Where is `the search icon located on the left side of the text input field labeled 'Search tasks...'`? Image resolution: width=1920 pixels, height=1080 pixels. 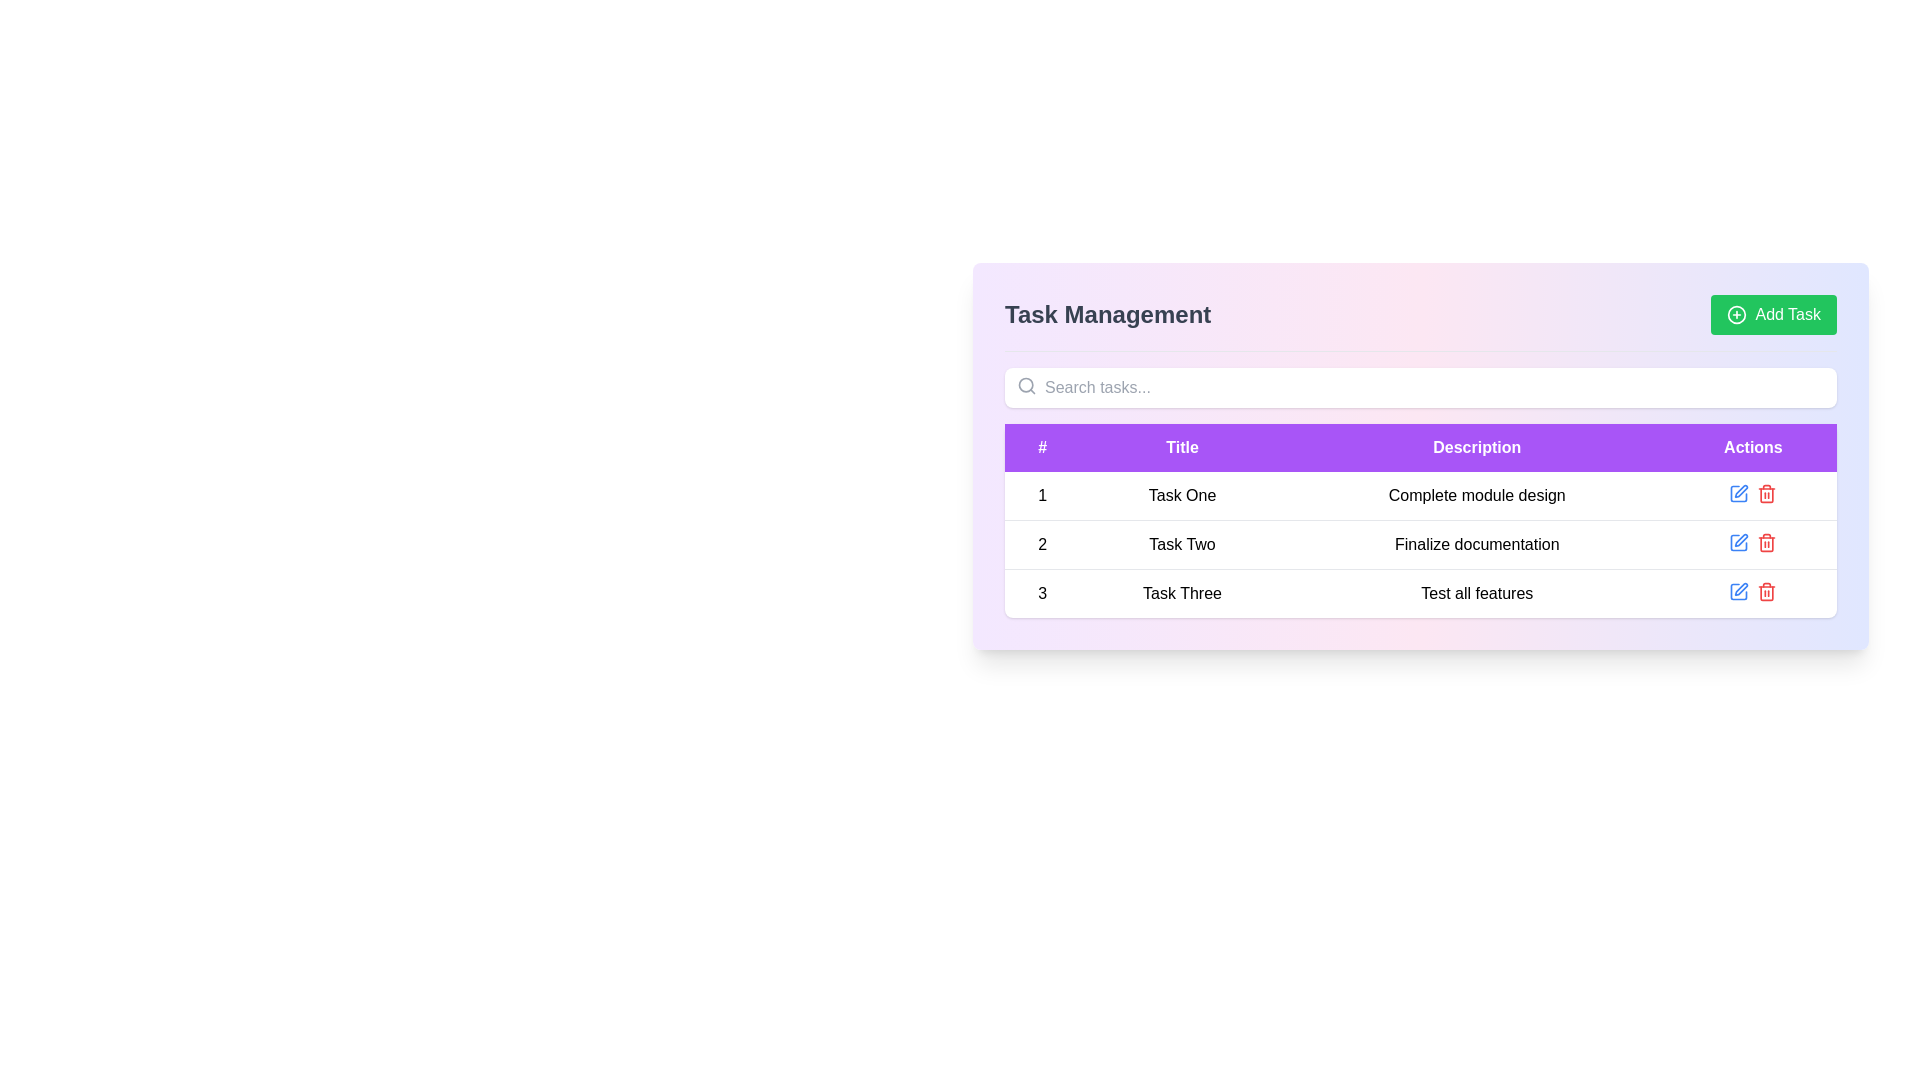 the search icon located on the left side of the text input field labeled 'Search tasks...' is located at coordinates (1027, 385).